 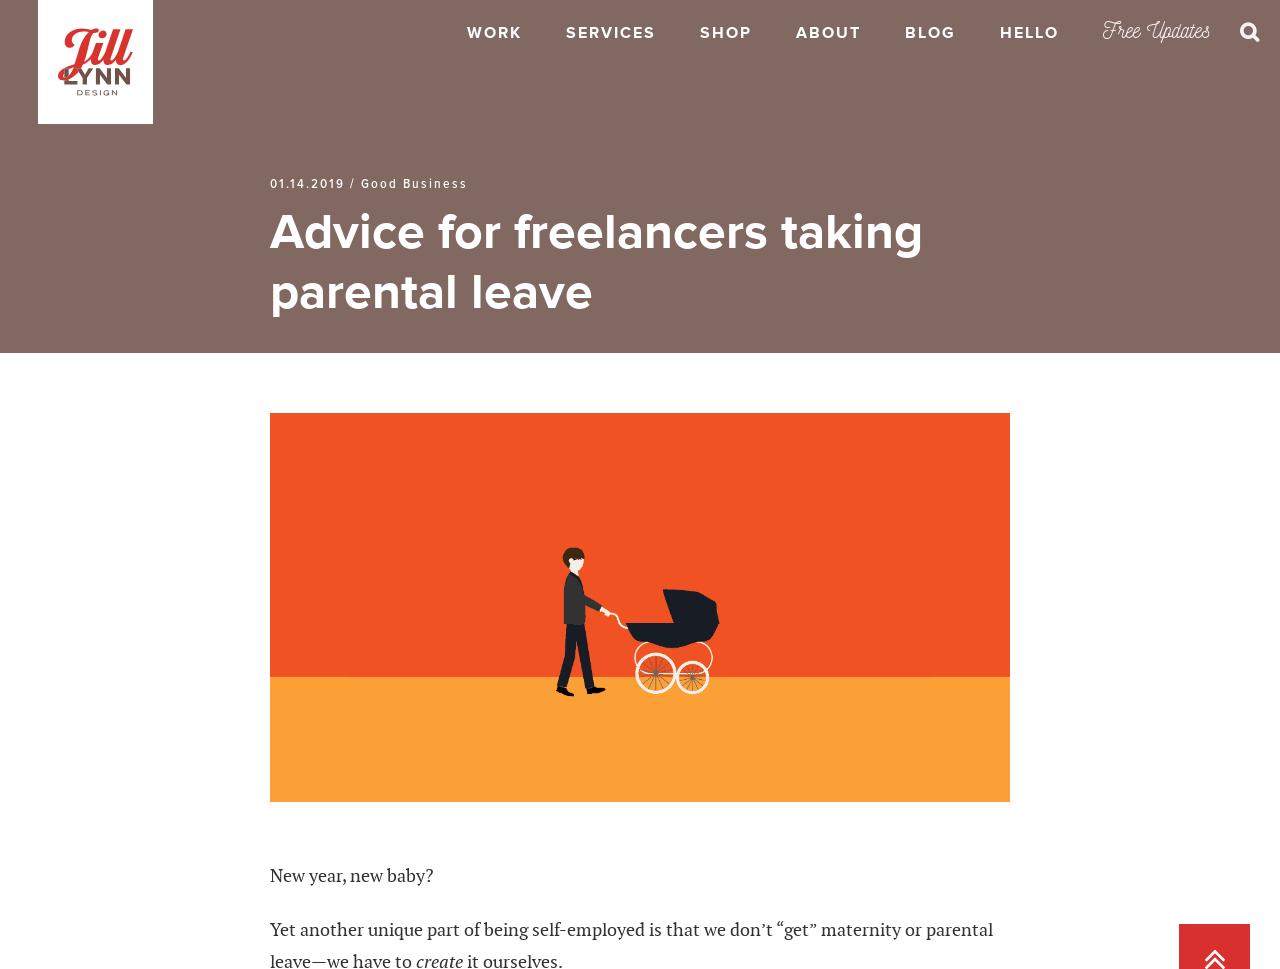 What do you see at coordinates (595, 261) in the screenshot?
I see `'Advice for freelancers taking parental leave'` at bounding box center [595, 261].